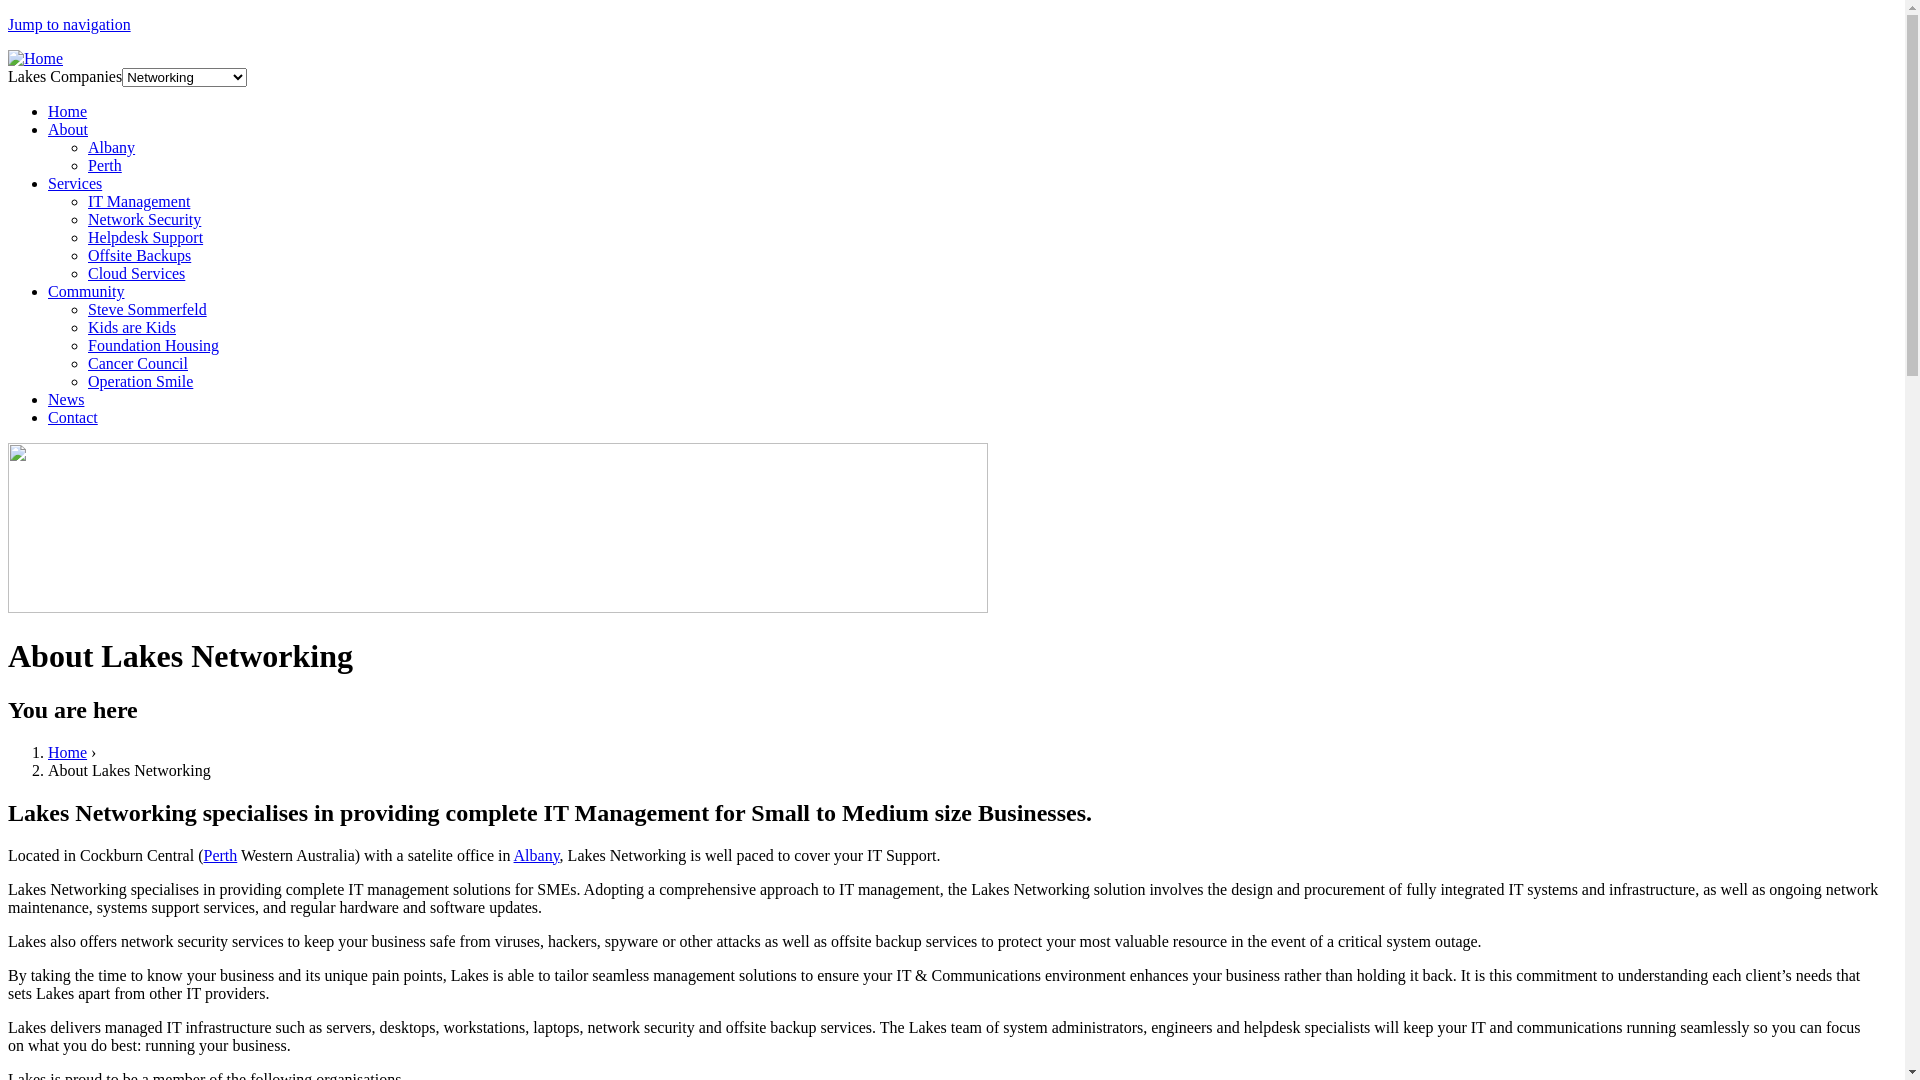 The width and height of the screenshot is (1920, 1080). What do you see at coordinates (146, 309) in the screenshot?
I see `'Steve Sommerfeld'` at bounding box center [146, 309].